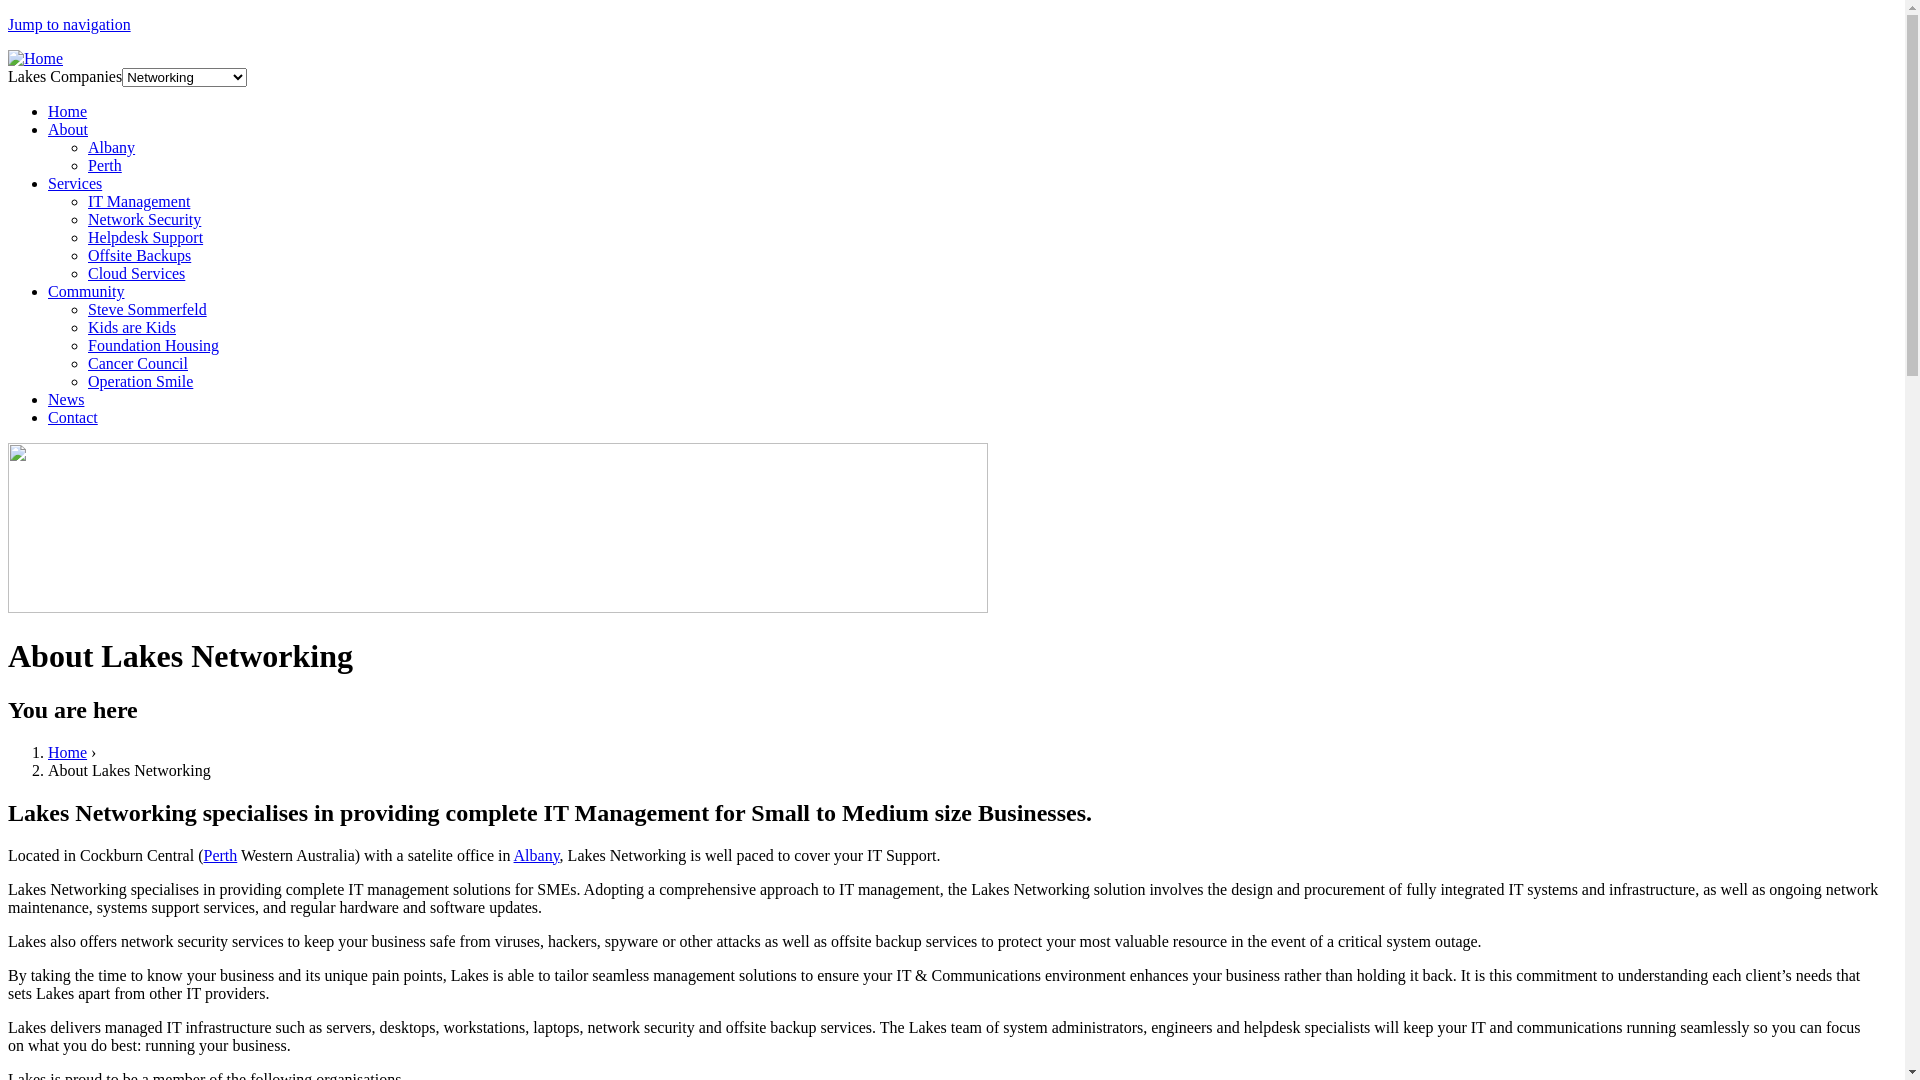 The width and height of the screenshot is (1920, 1080). What do you see at coordinates (146, 309) in the screenshot?
I see `'Steve Sommerfeld'` at bounding box center [146, 309].